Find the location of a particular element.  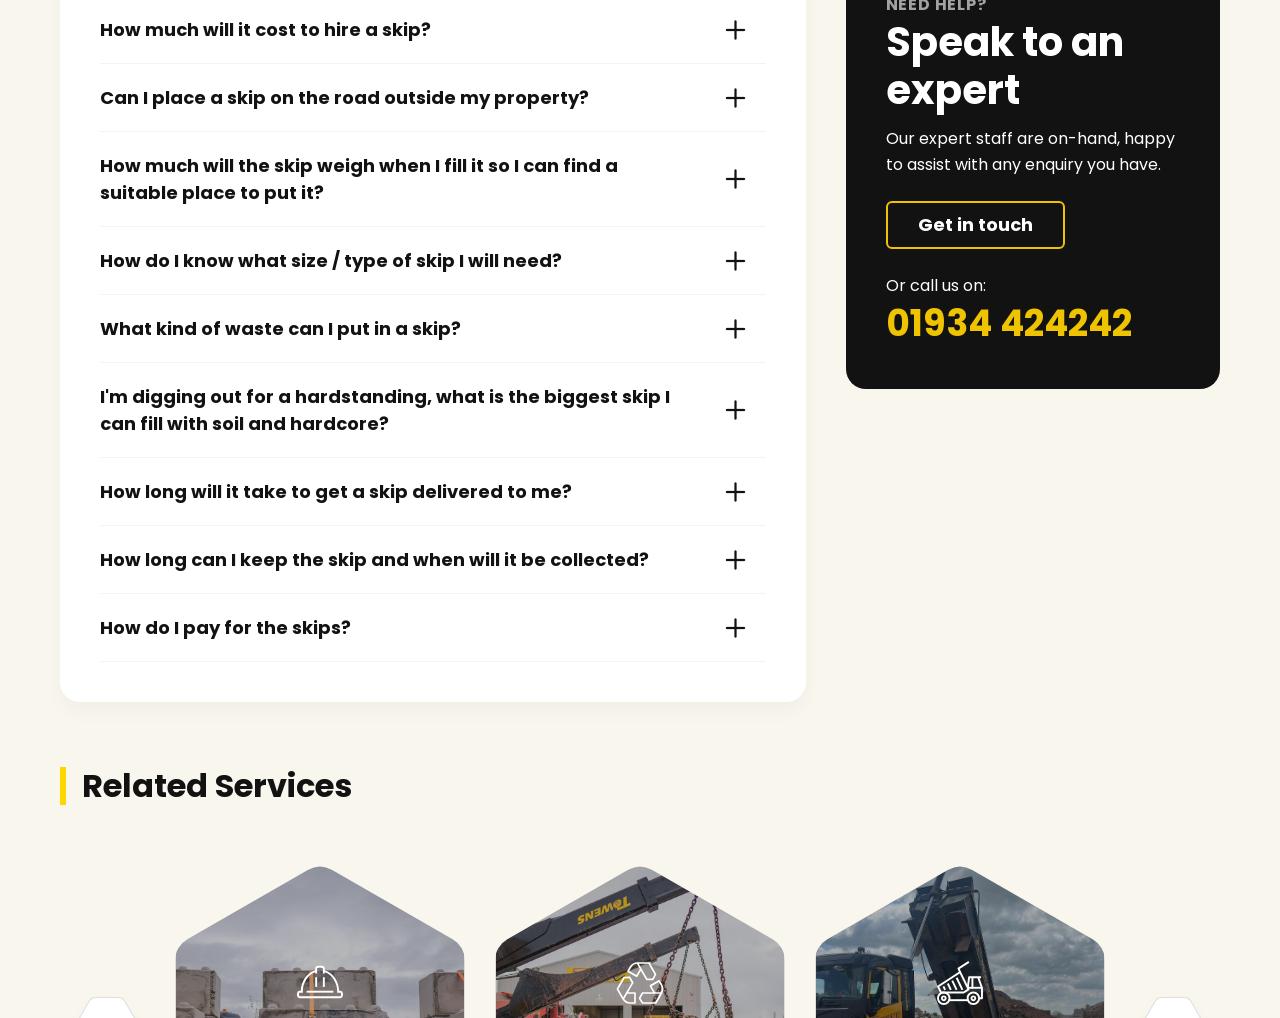

'How much will the skip weigh when I fill it so I can find a suitable place to put it?' is located at coordinates (98, 178).